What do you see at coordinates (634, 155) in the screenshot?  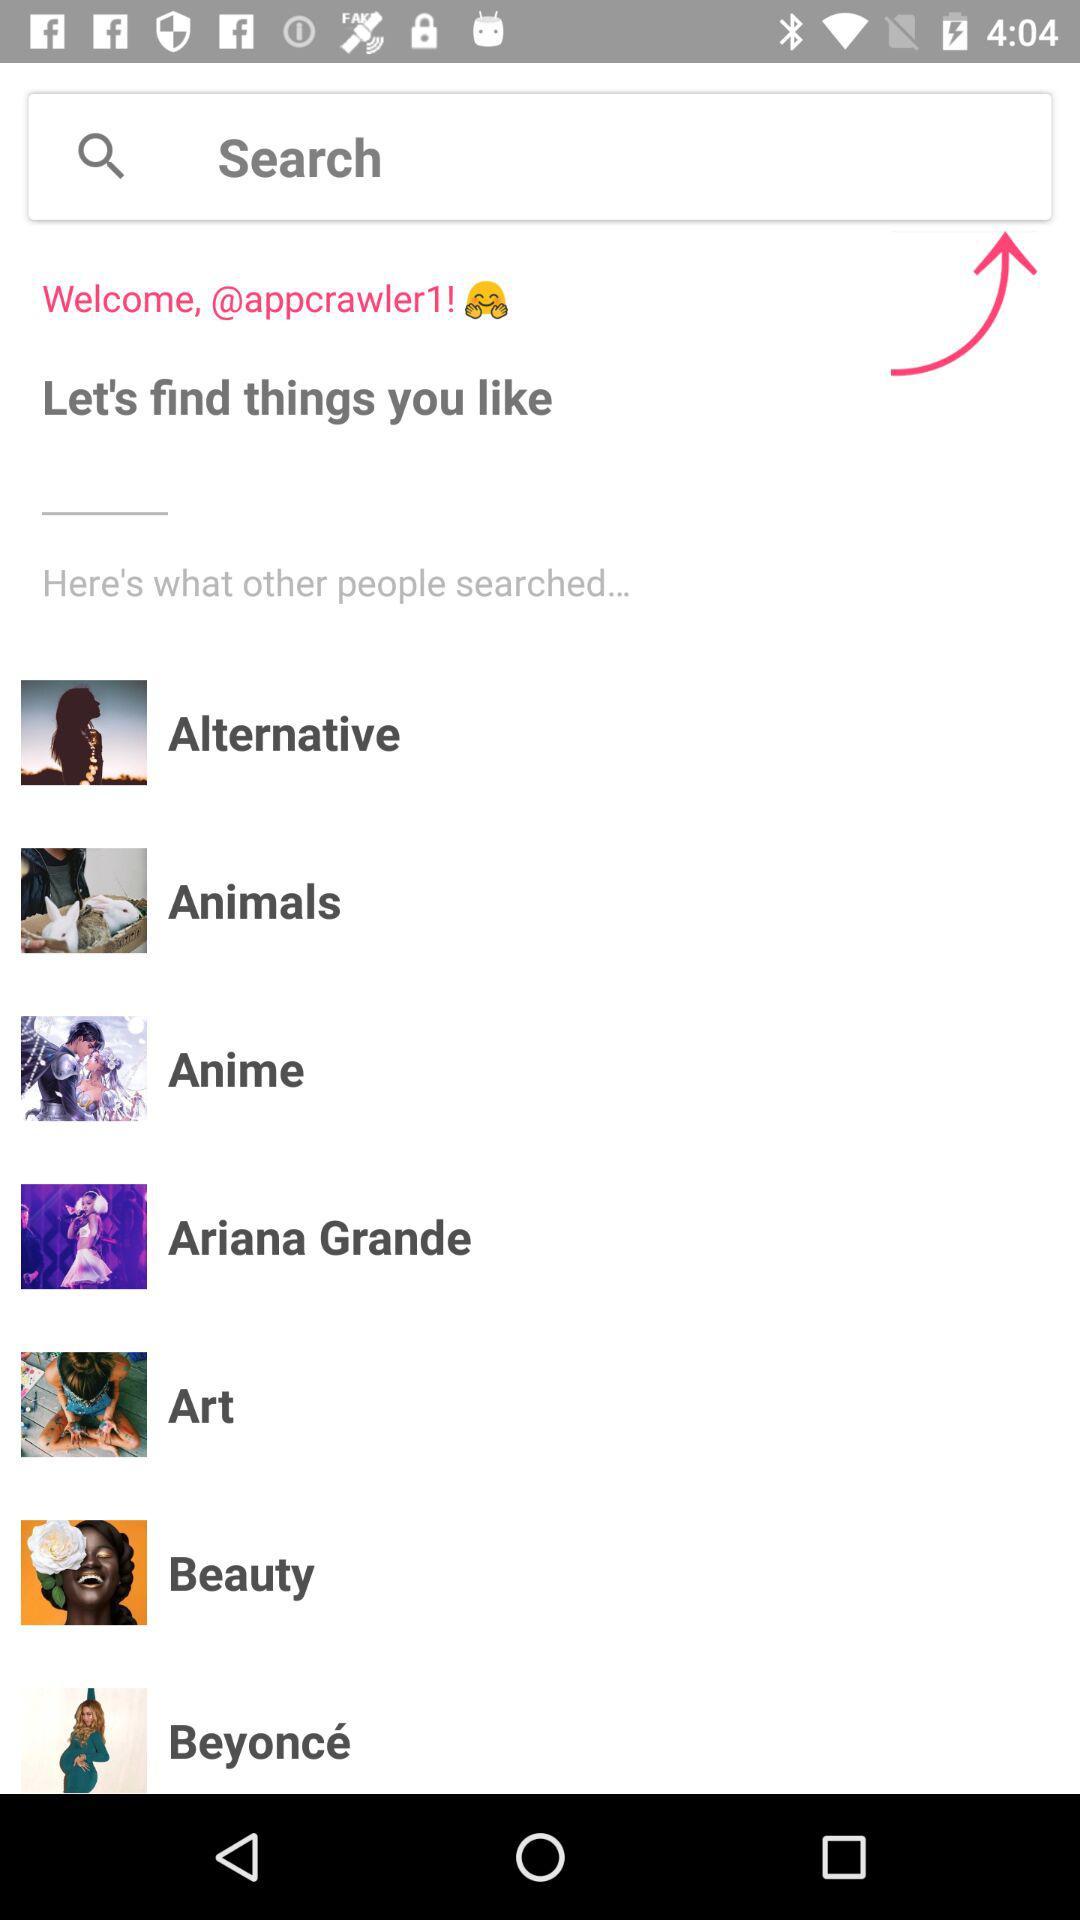 I see `search term` at bounding box center [634, 155].